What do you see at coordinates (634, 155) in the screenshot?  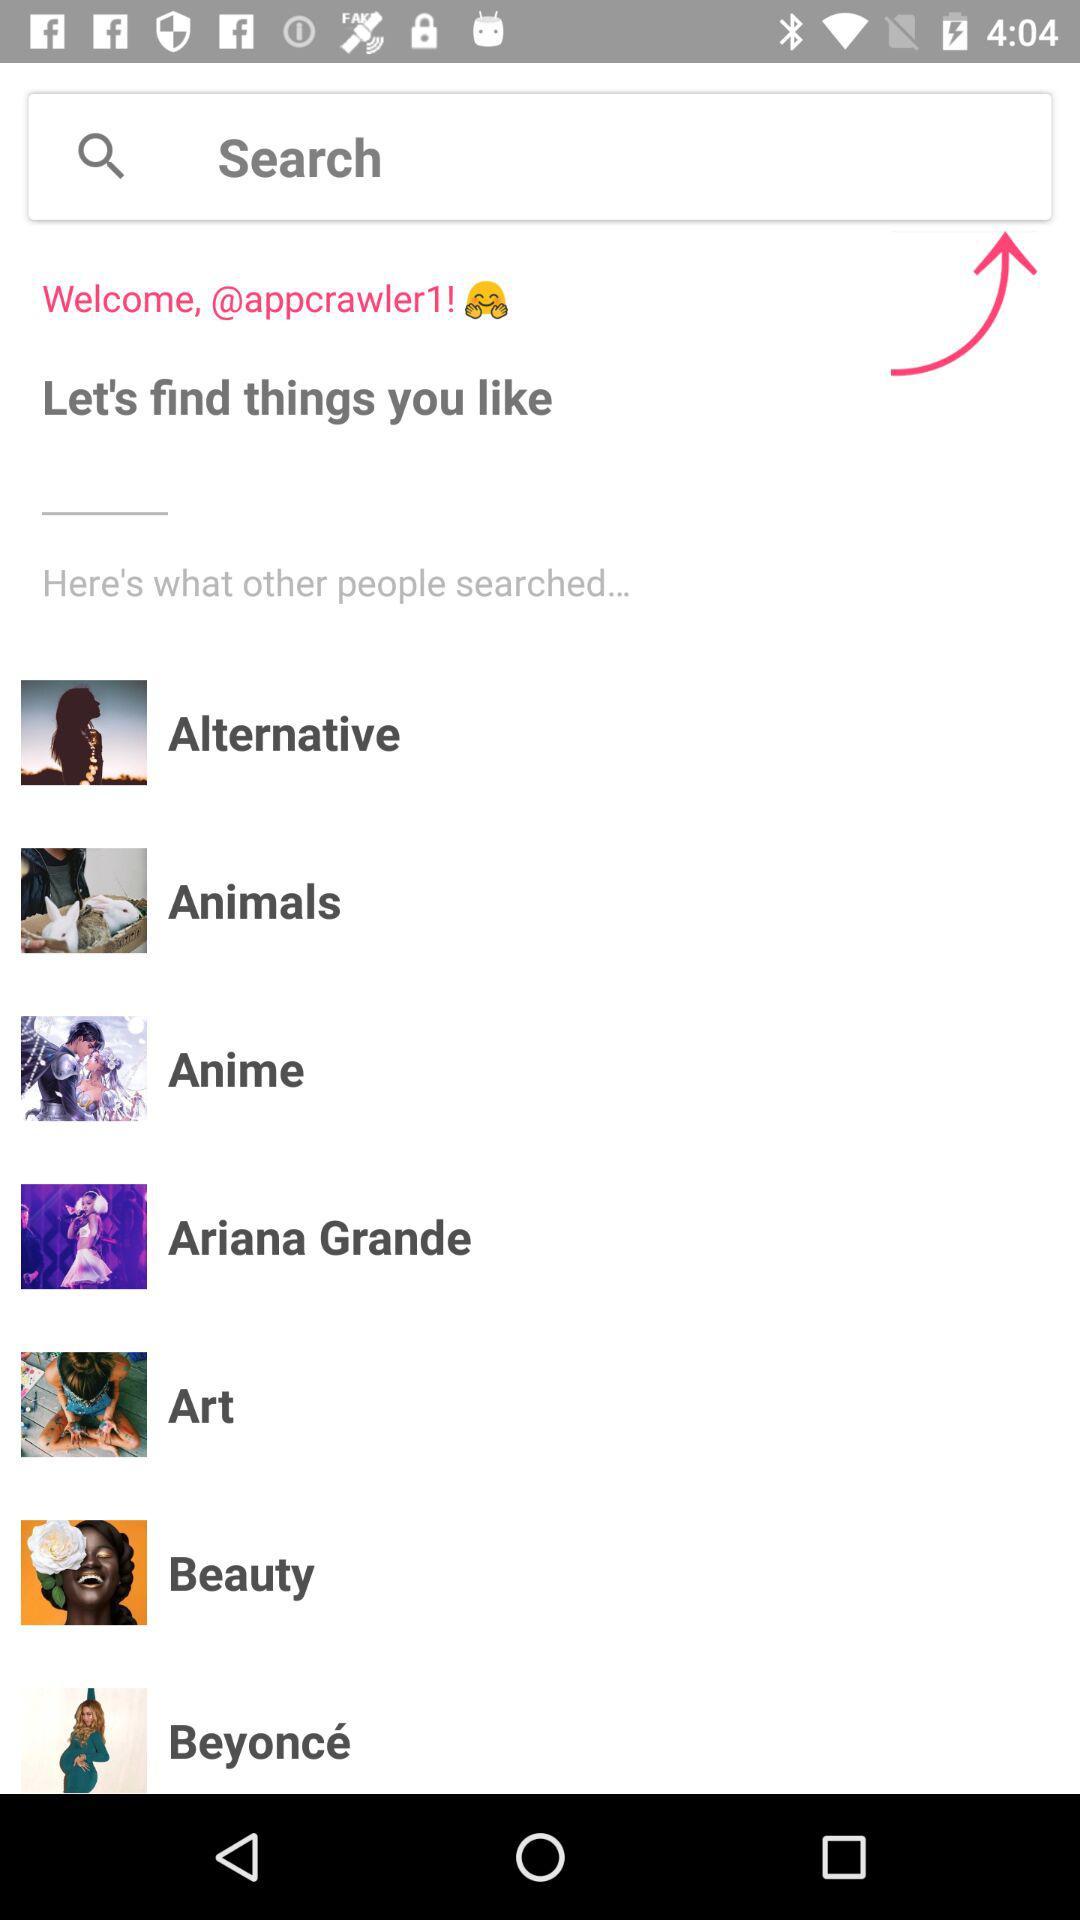 I see `search term` at bounding box center [634, 155].